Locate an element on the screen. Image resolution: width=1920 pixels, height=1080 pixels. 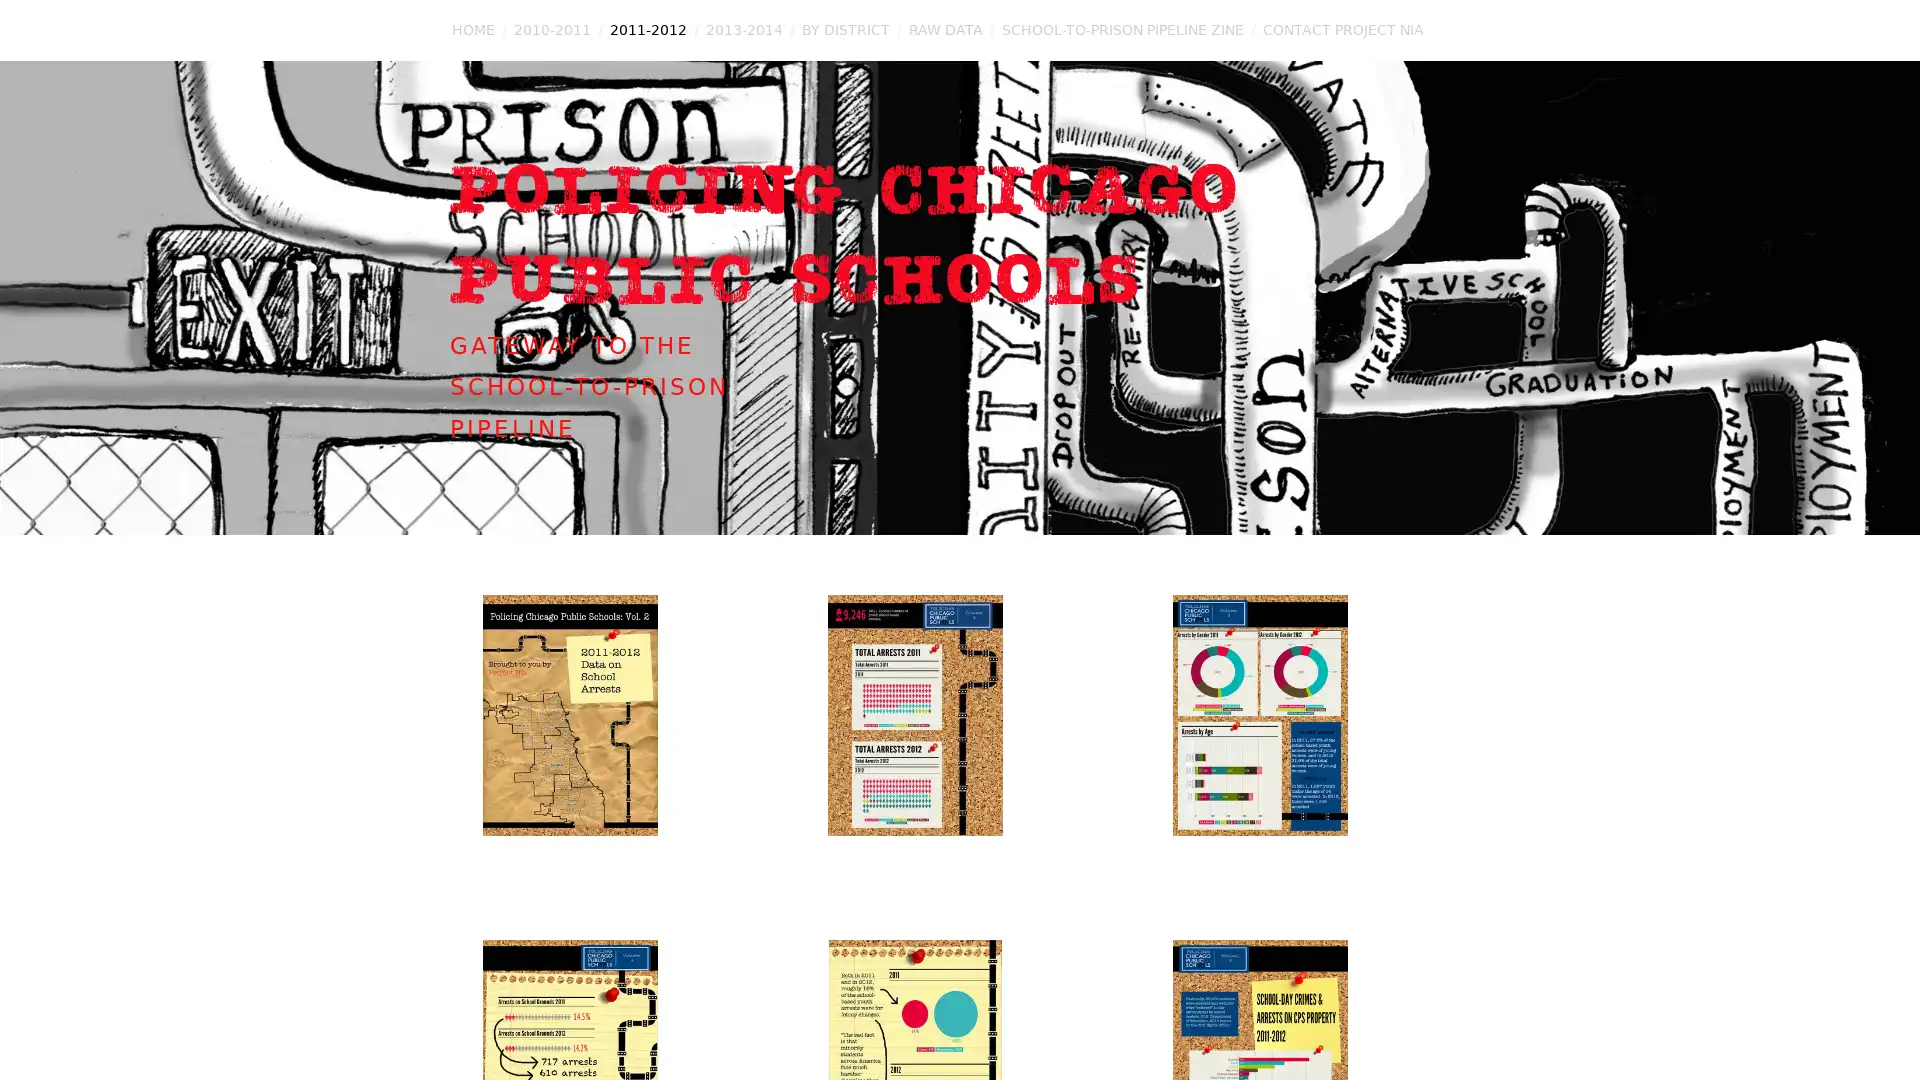
View fullsize CPD in CPS_P1.jpg is located at coordinates (613, 759).